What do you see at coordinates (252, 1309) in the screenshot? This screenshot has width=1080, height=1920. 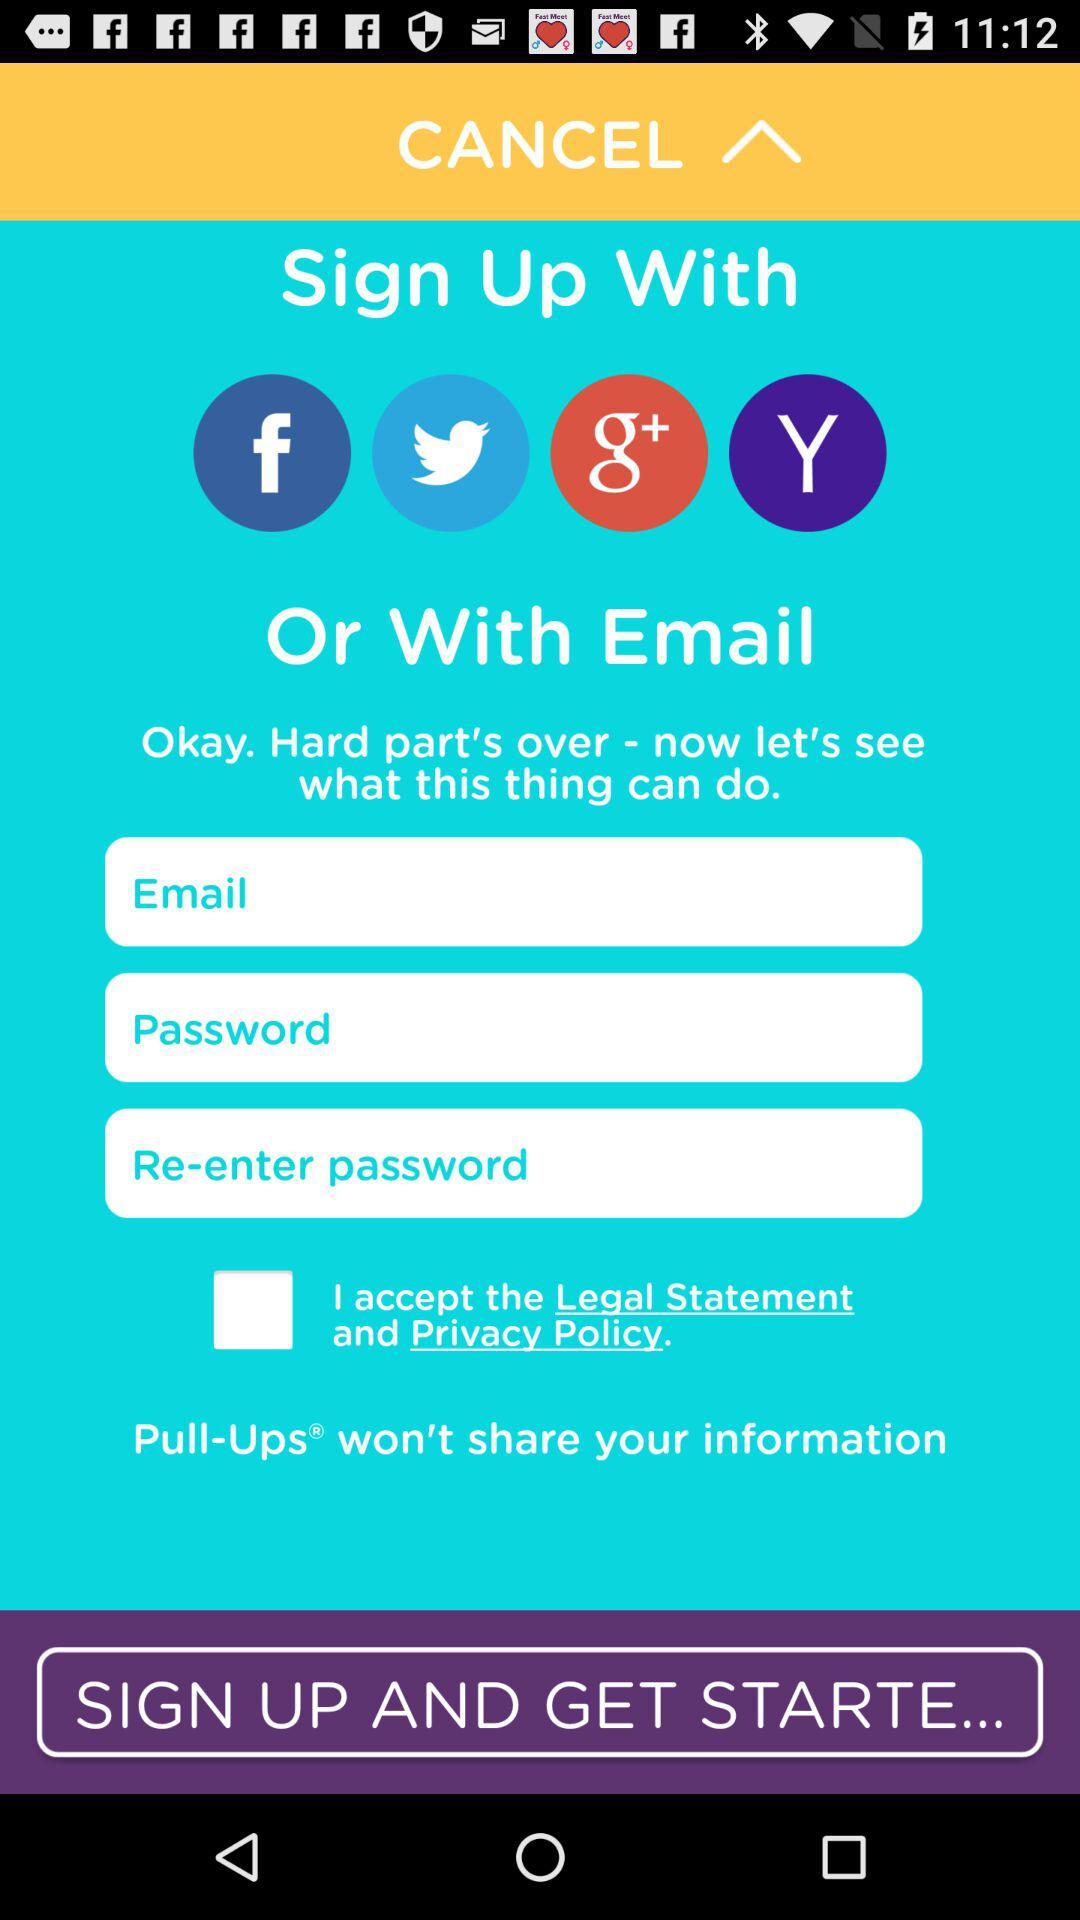 I see `icon to the left of the i accept the item` at bounding box center [252, 1309].